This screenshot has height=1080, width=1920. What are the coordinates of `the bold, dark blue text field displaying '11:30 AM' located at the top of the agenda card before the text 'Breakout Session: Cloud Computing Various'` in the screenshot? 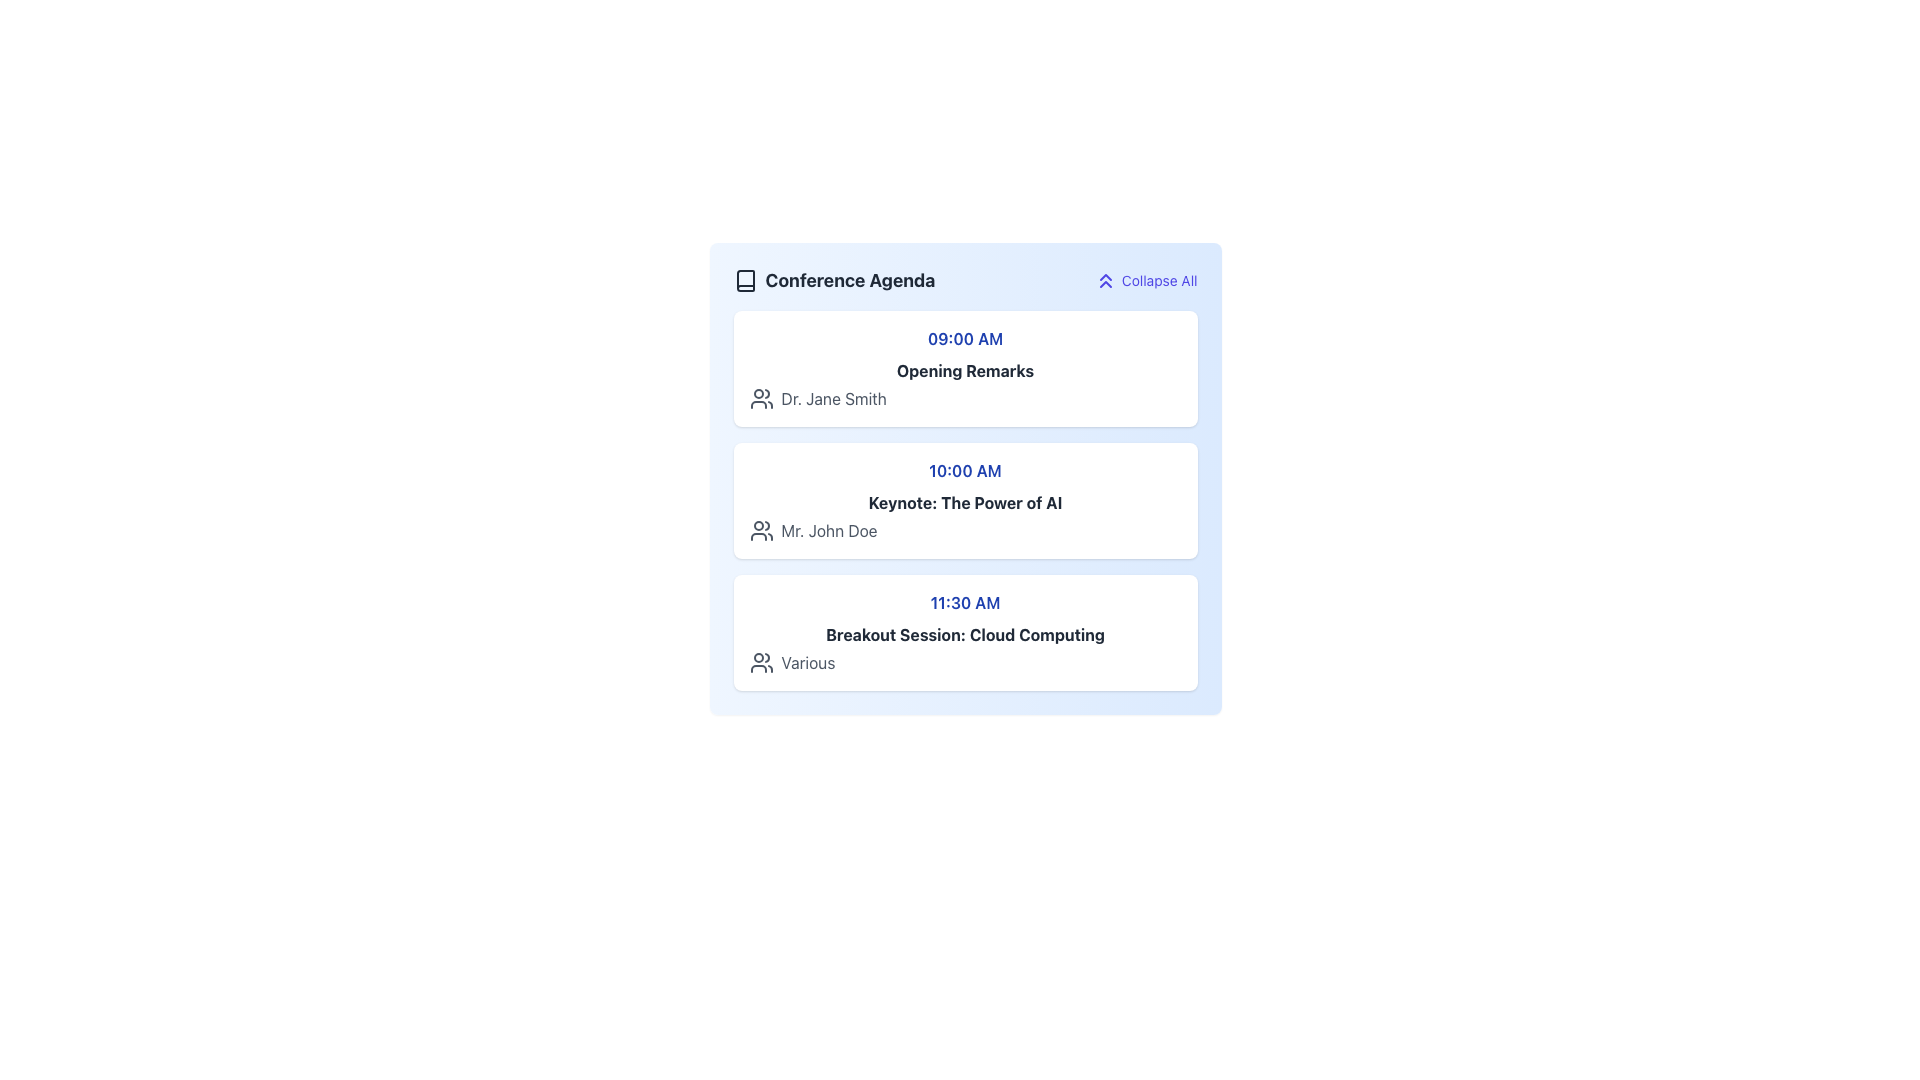 It's located at (965, 601).